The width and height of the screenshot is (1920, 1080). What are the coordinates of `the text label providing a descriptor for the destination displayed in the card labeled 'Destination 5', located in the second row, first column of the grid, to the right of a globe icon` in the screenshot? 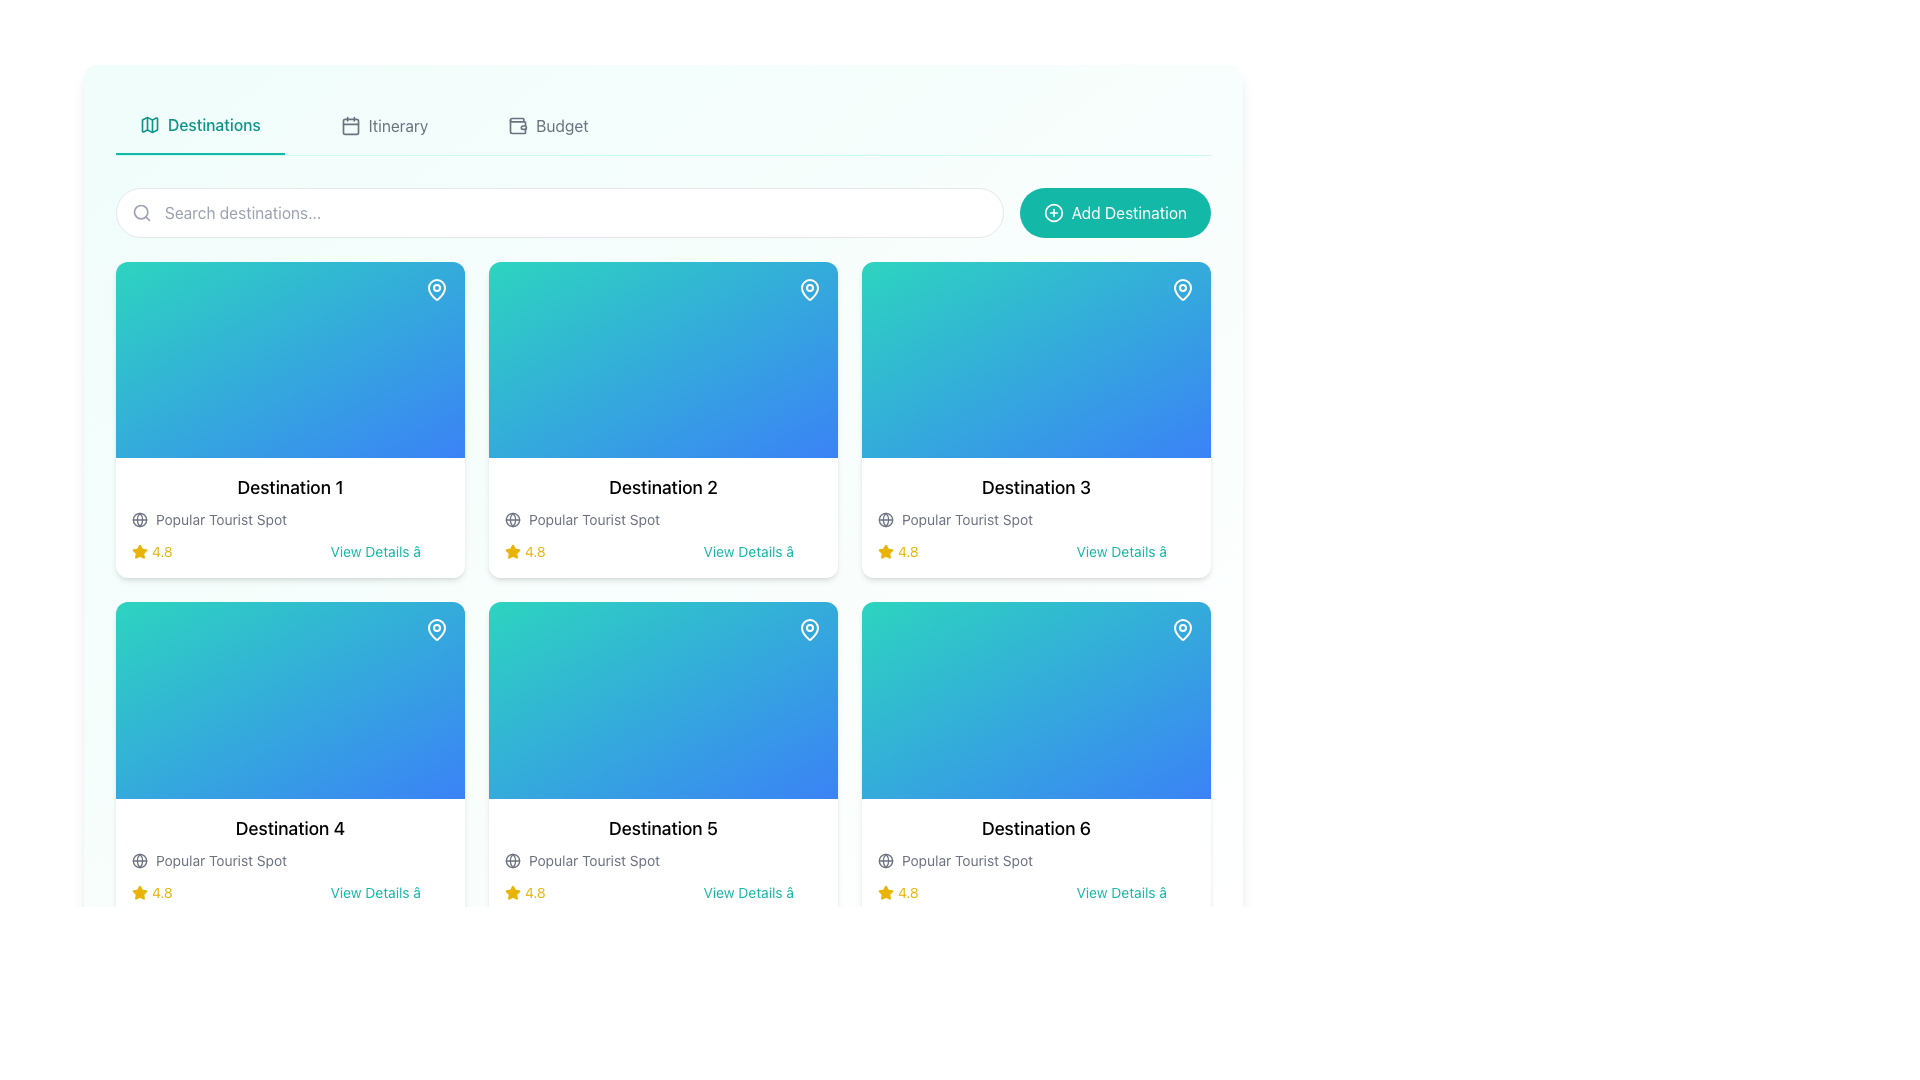 It's located at (593, 859).